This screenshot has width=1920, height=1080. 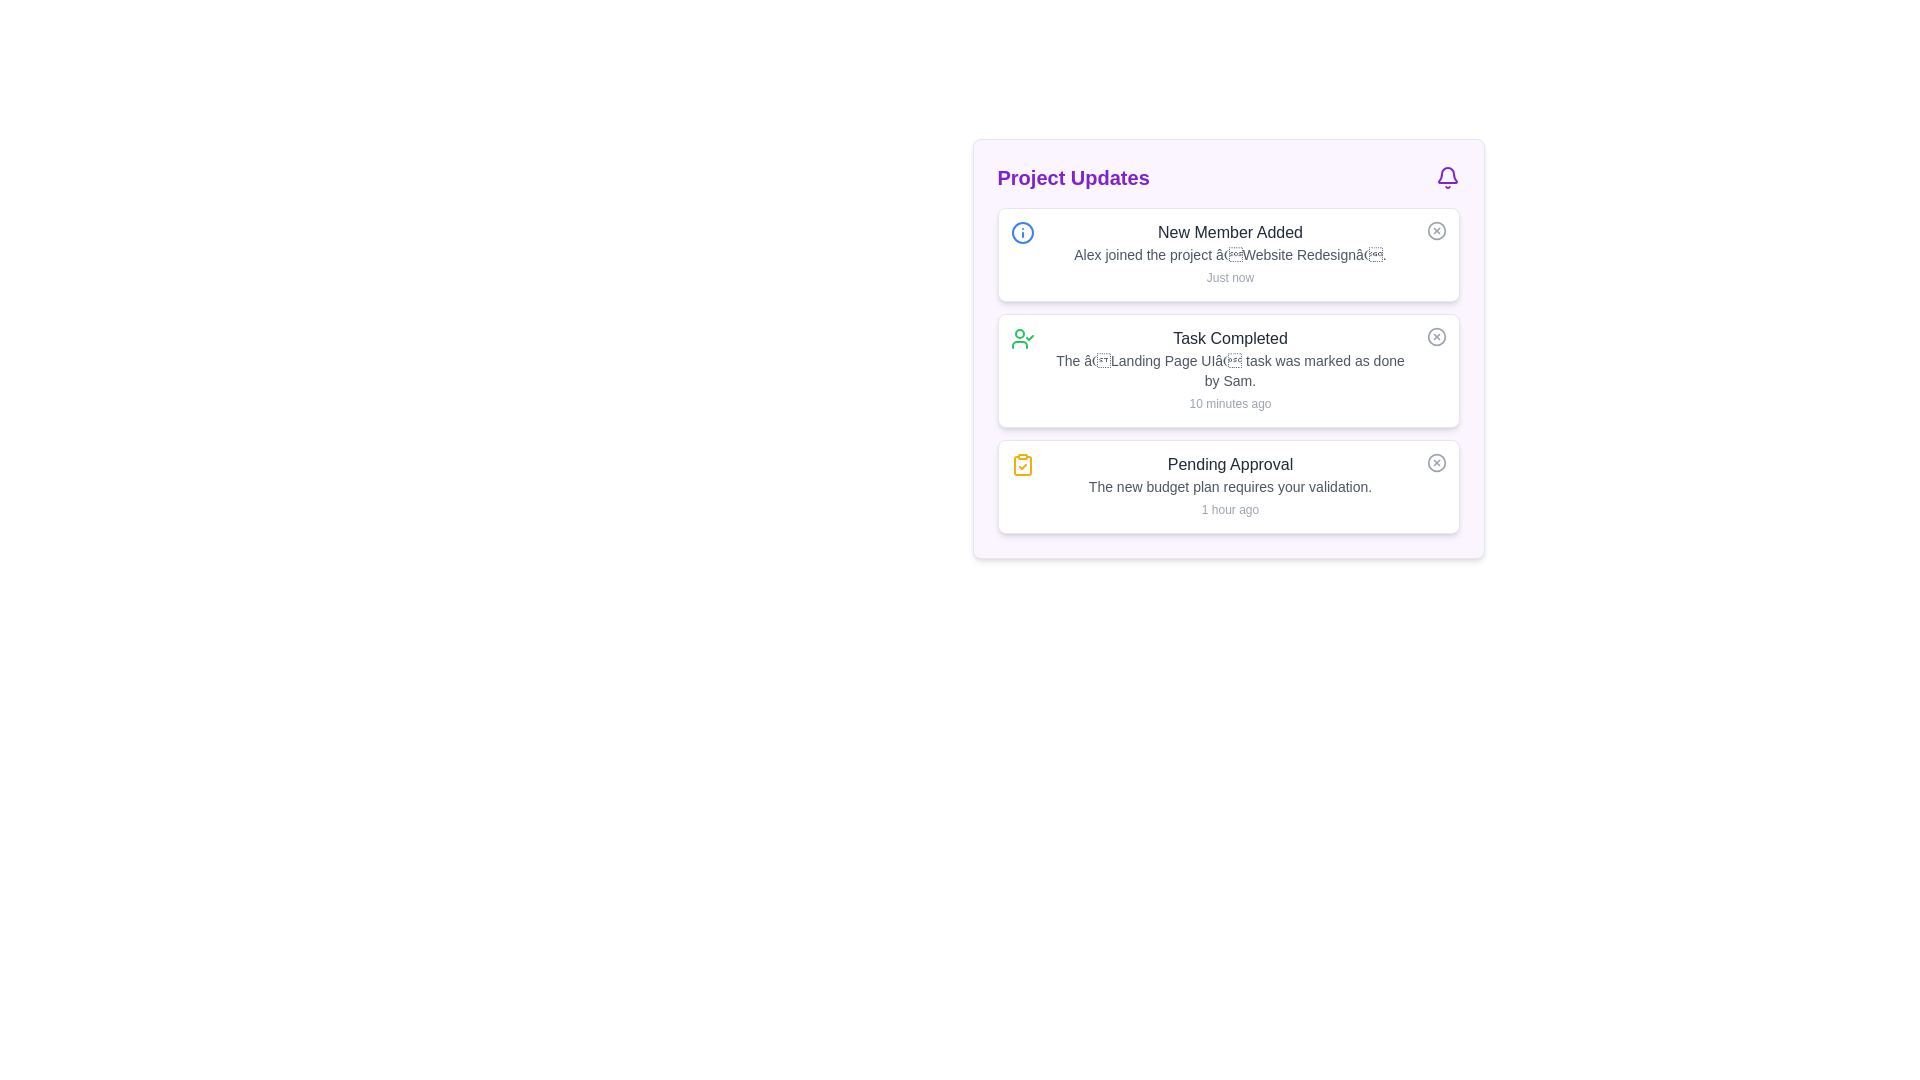 I want to click on the circular button with a gray outline and an internal cross located in the bottom right corner of the 'Pending Approval' notification card, the third card in the vertical list under 'Project Updates', so click(x=1435, y=462).